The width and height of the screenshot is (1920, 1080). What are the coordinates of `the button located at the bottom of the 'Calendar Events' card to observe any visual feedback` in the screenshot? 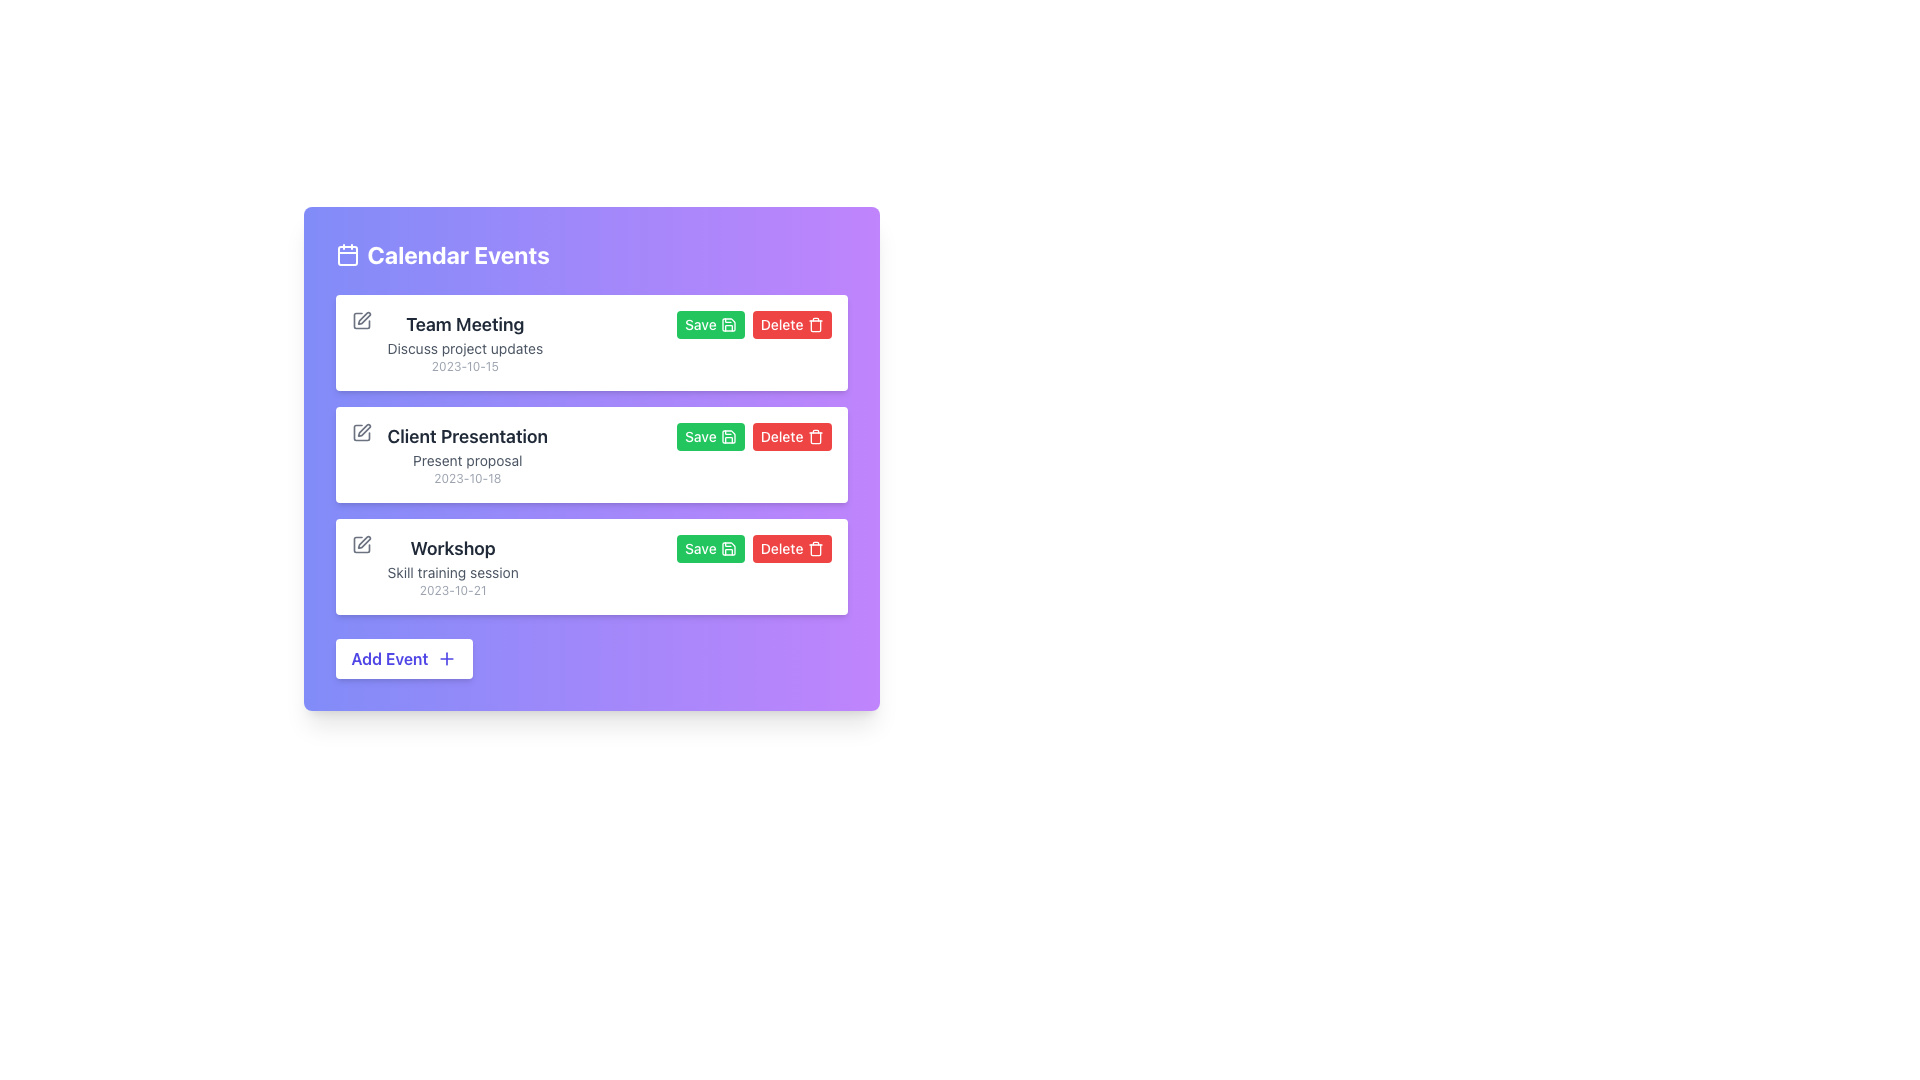 It's located at (402, 659).